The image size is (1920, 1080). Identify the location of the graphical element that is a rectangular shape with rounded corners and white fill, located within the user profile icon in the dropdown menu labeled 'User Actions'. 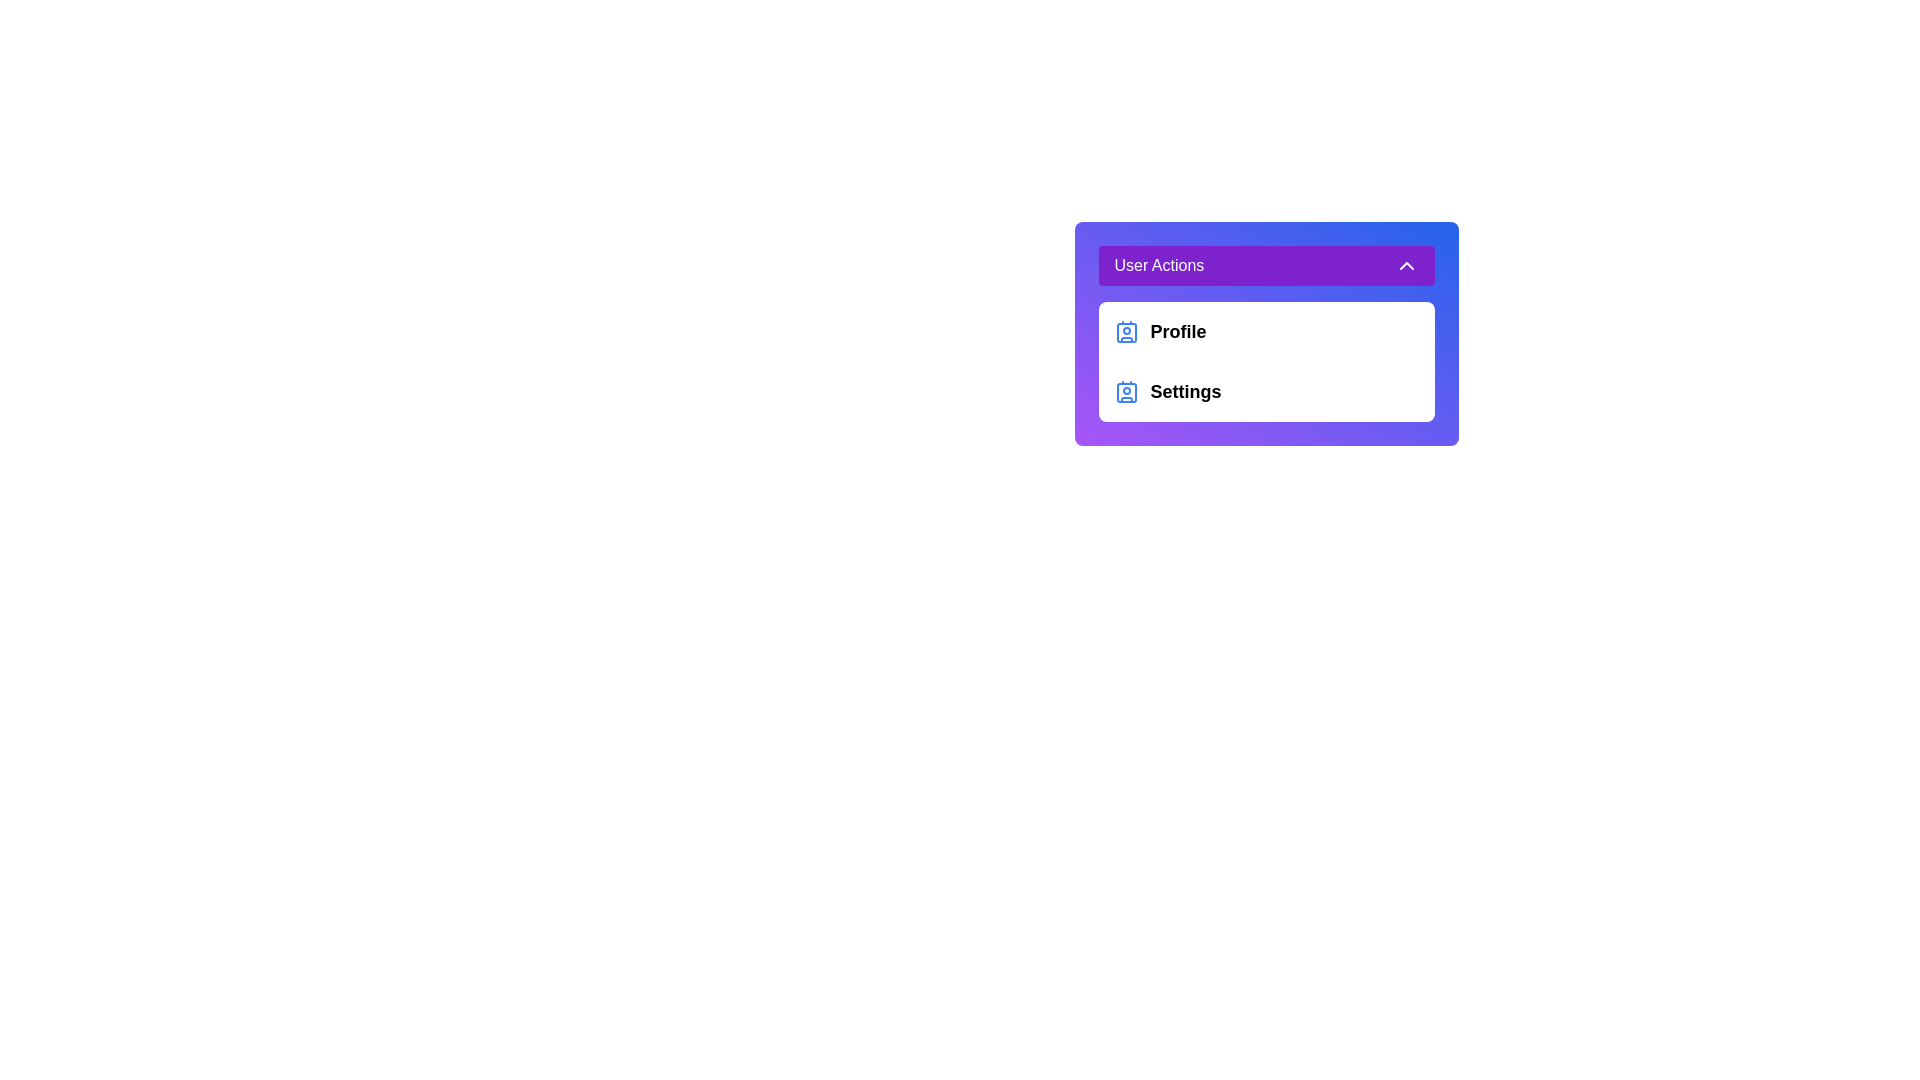
(1126, 331).